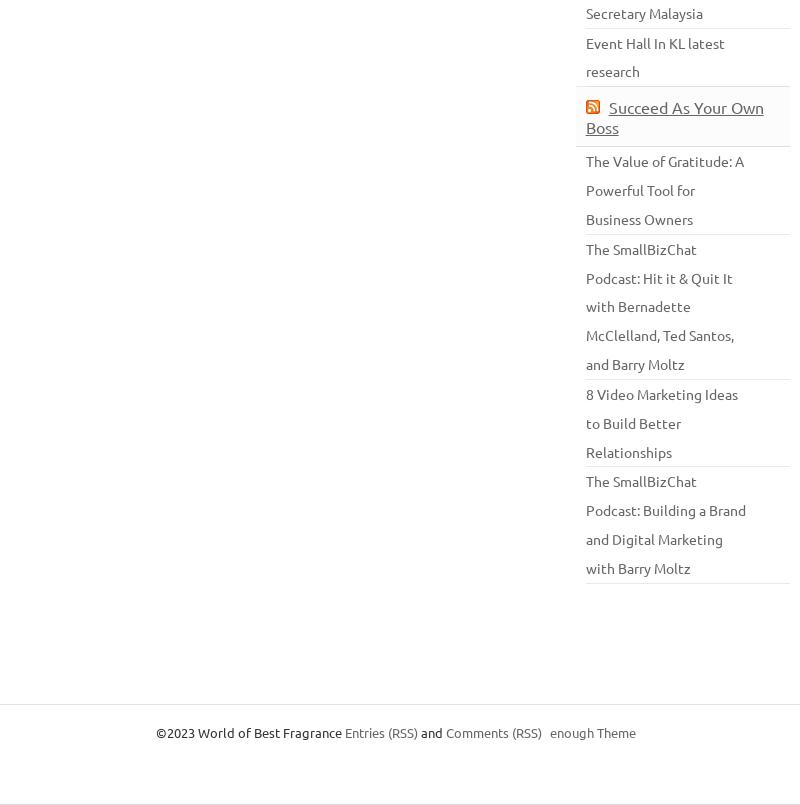  What do you see at coordinates (648, 11) in the screenshot?
I see `'Malaysia'` at bounding box center [648, 11].